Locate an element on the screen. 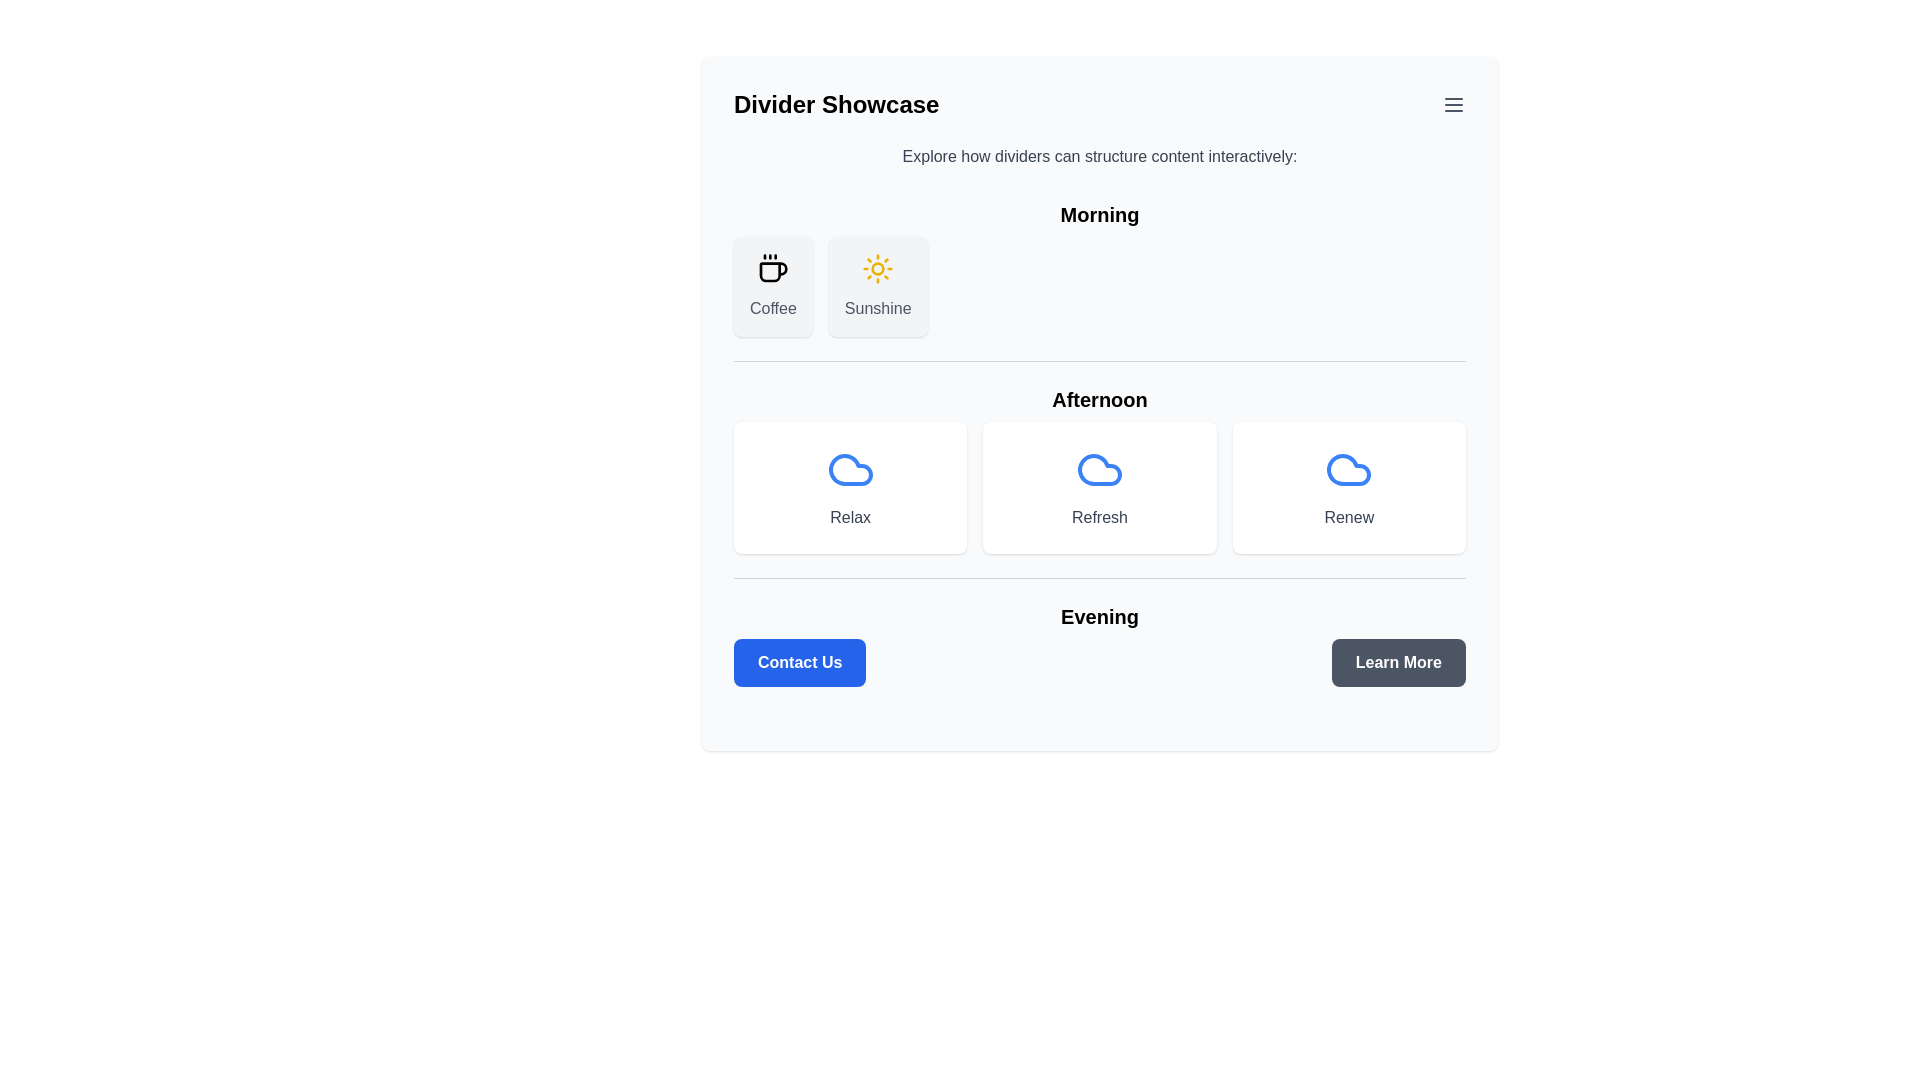 The height and width of the screenshot is (1080, 1920). the 'Refresh' text label located in the 'Afternoon' section, which serves as a label for the middle option under the card-like component is located at coordinates (1098, 516).